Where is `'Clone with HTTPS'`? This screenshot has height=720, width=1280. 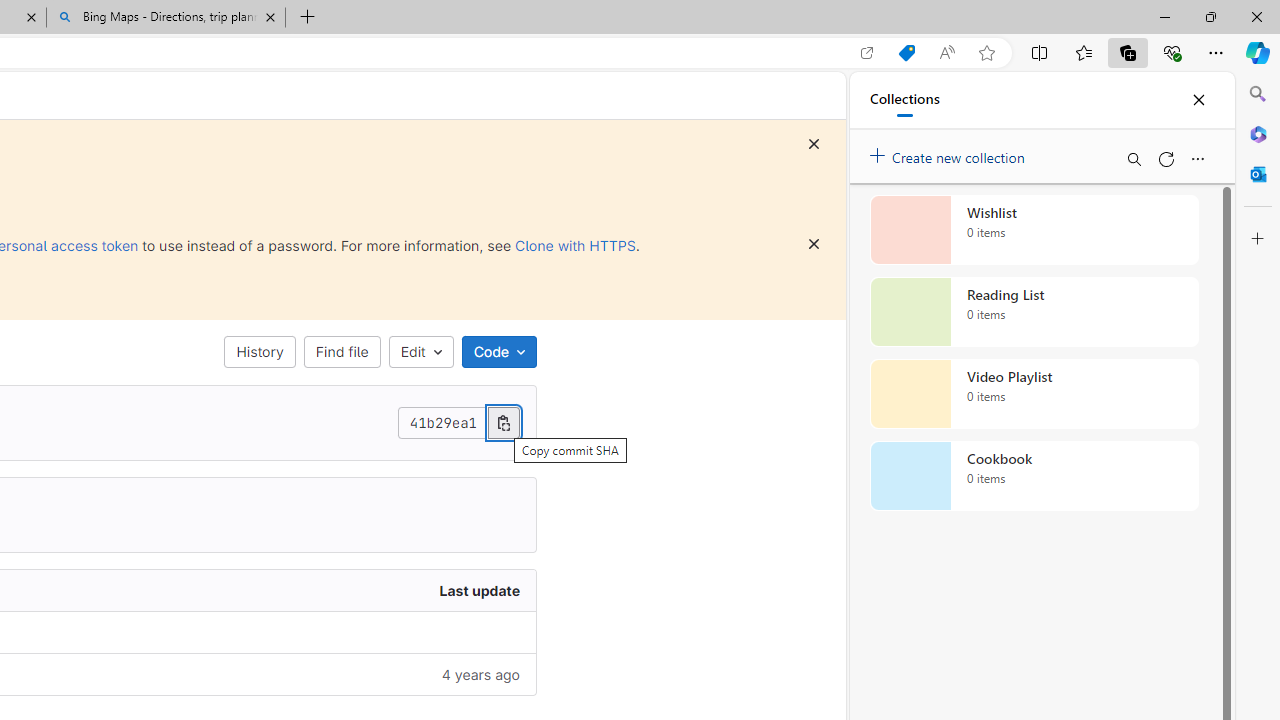
'Clone with HTTPS' is located at coordinates (574, 244).